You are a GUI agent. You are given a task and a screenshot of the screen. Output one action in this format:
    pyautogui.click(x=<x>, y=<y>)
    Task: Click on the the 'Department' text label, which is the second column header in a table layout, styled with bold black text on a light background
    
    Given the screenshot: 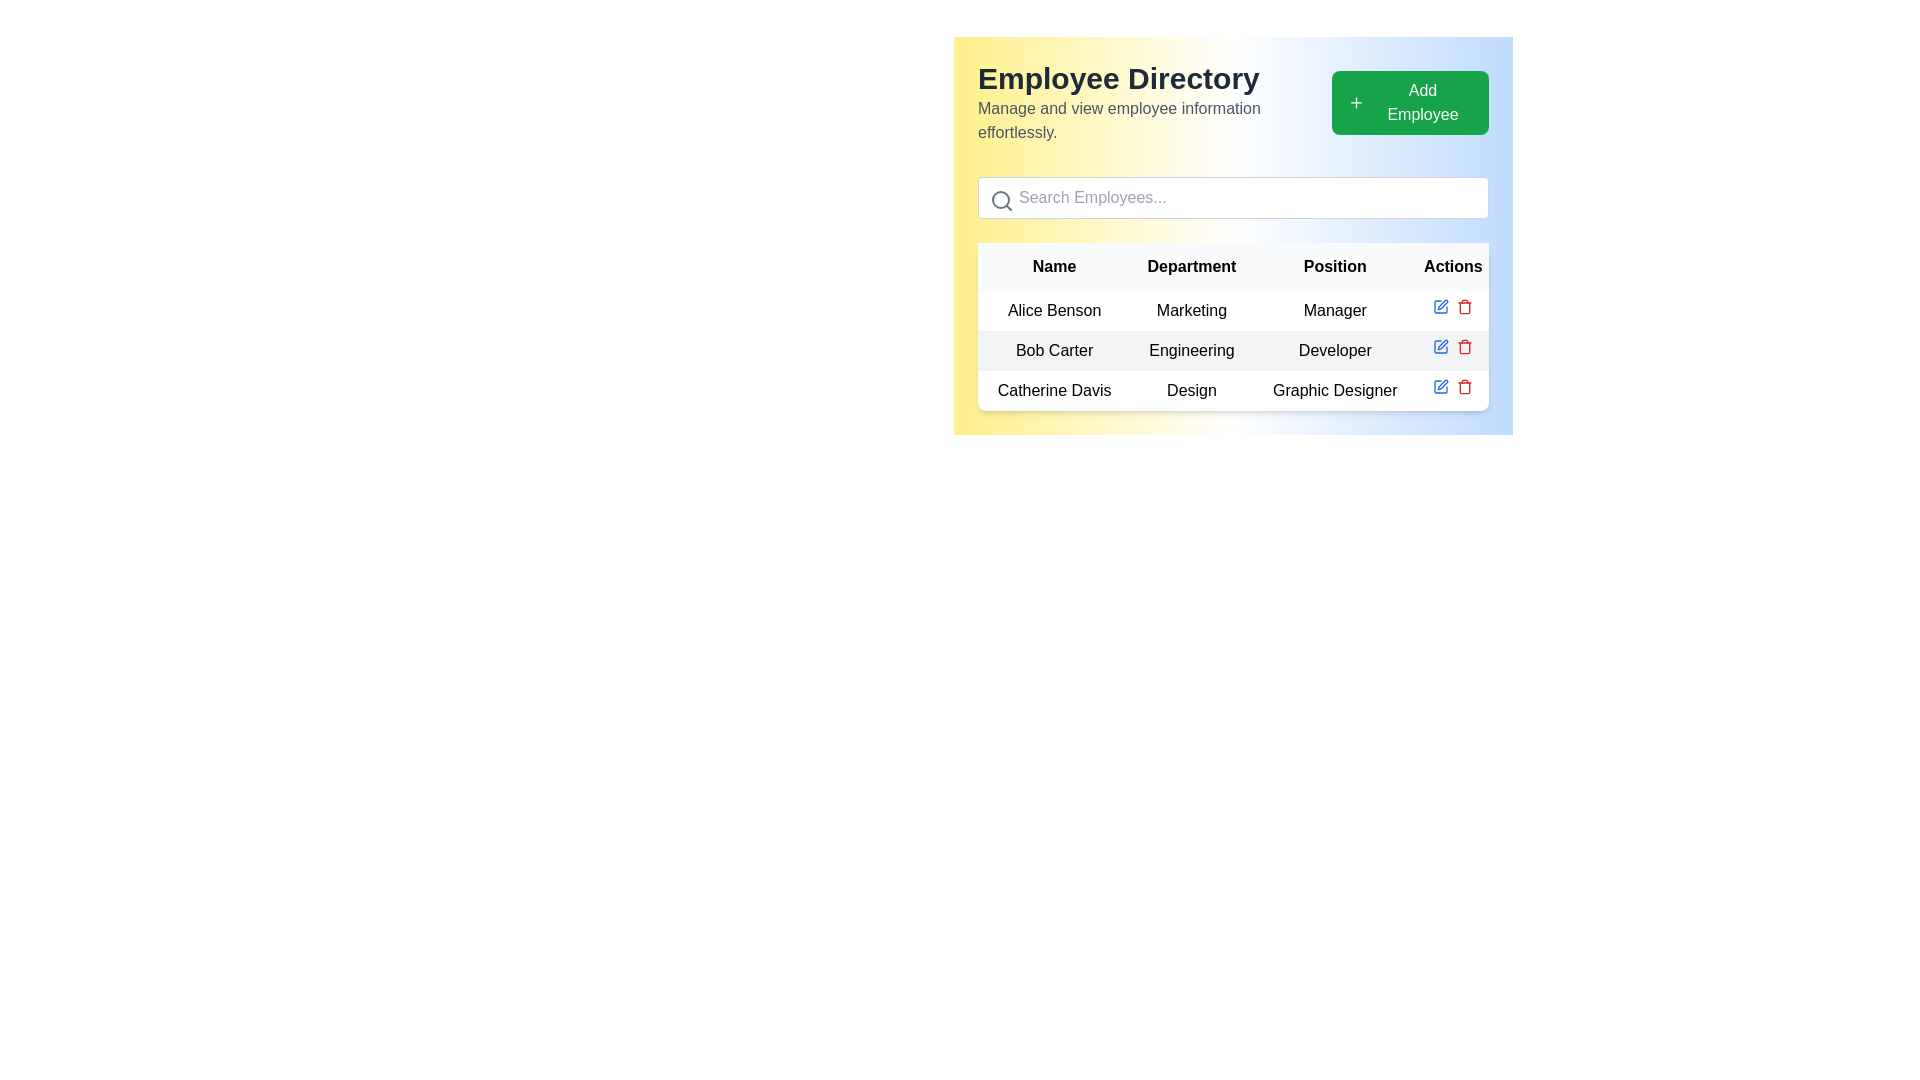 What is the action you would take?
    pyautogui.click(x=1191, y=265)
    